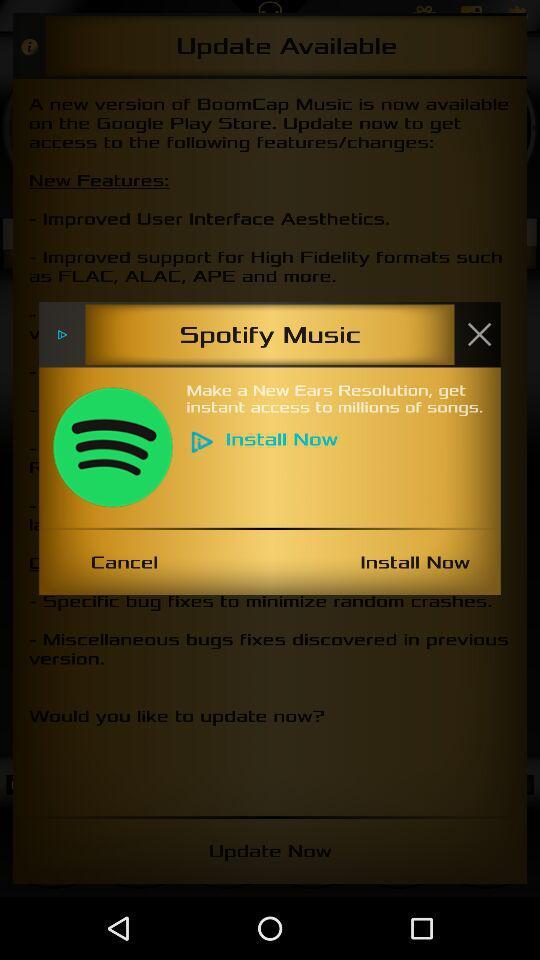 The width and height of the screenshot is (540, 960). I want to click on item below the spotify music, so click(112, 447).